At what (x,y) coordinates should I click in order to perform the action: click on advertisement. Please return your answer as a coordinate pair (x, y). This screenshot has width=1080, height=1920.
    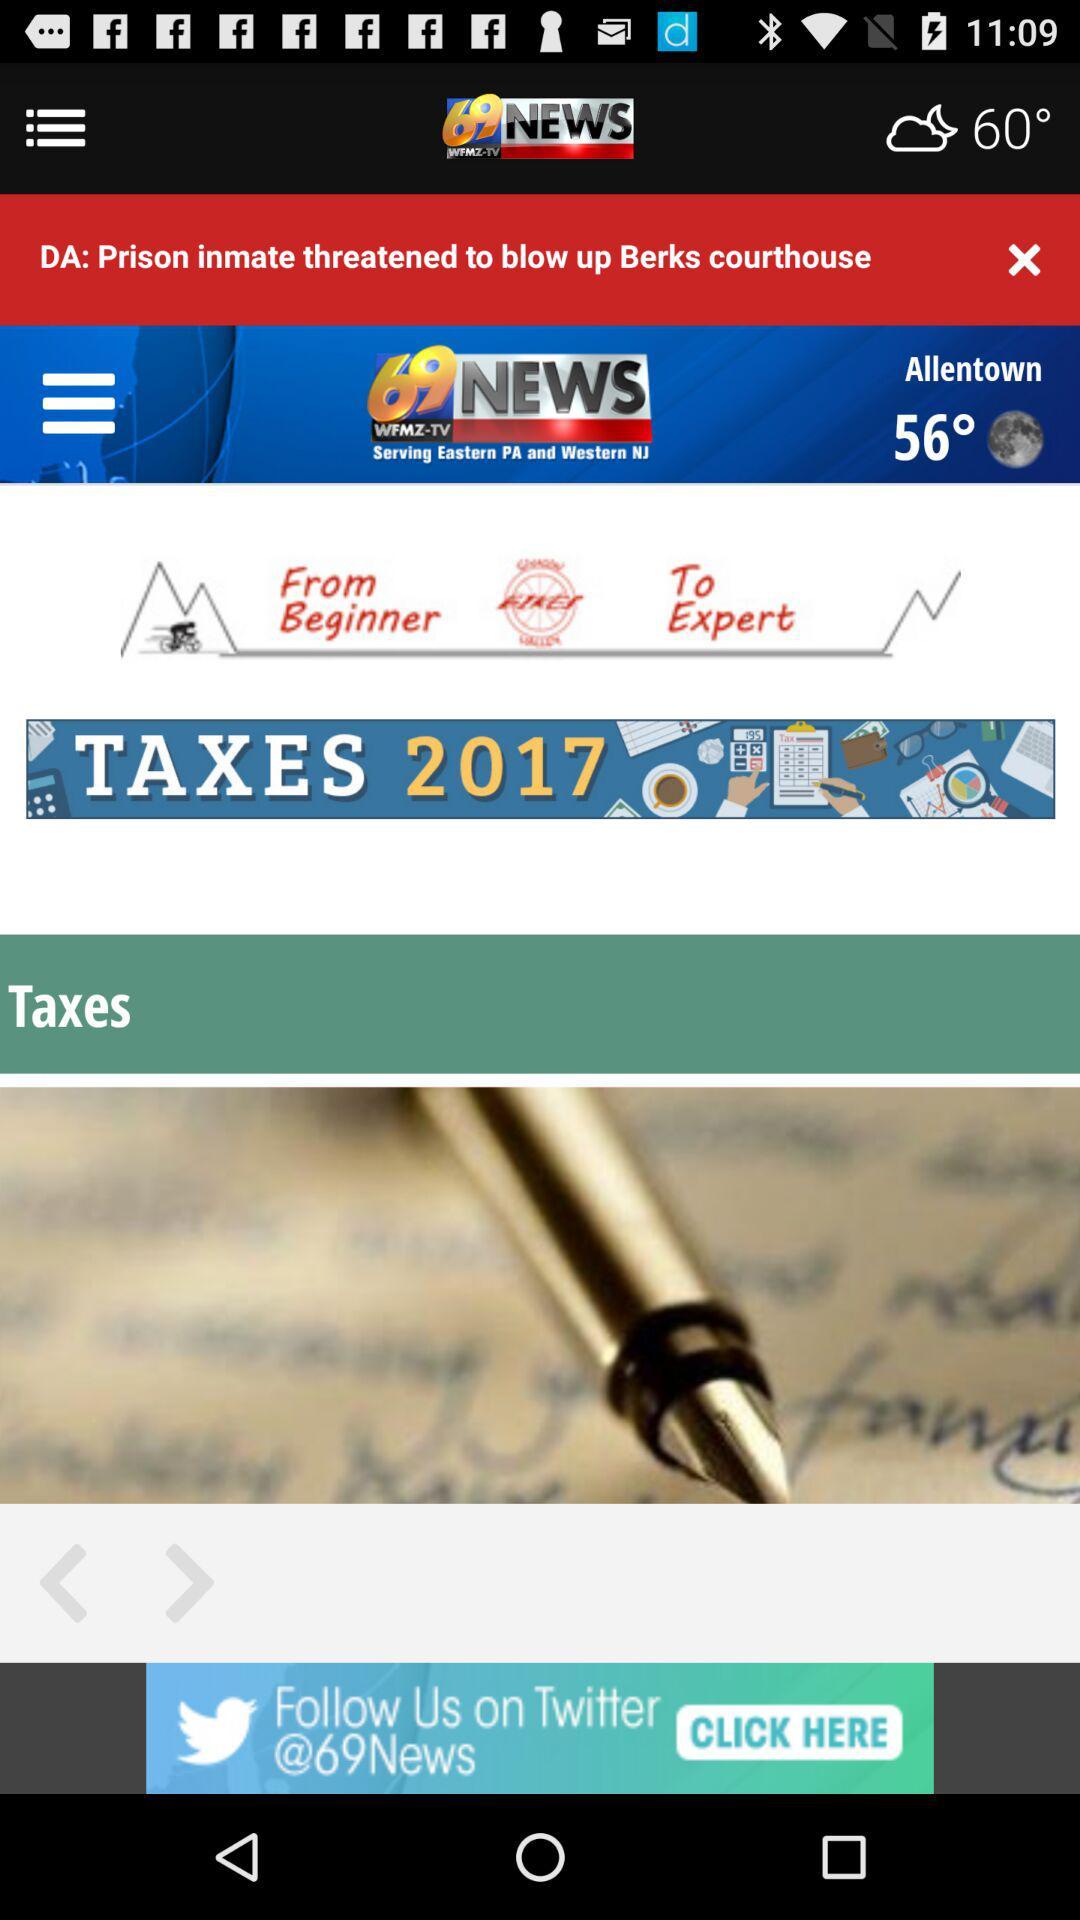
    Looking at the image, I should click on (540, 1727).